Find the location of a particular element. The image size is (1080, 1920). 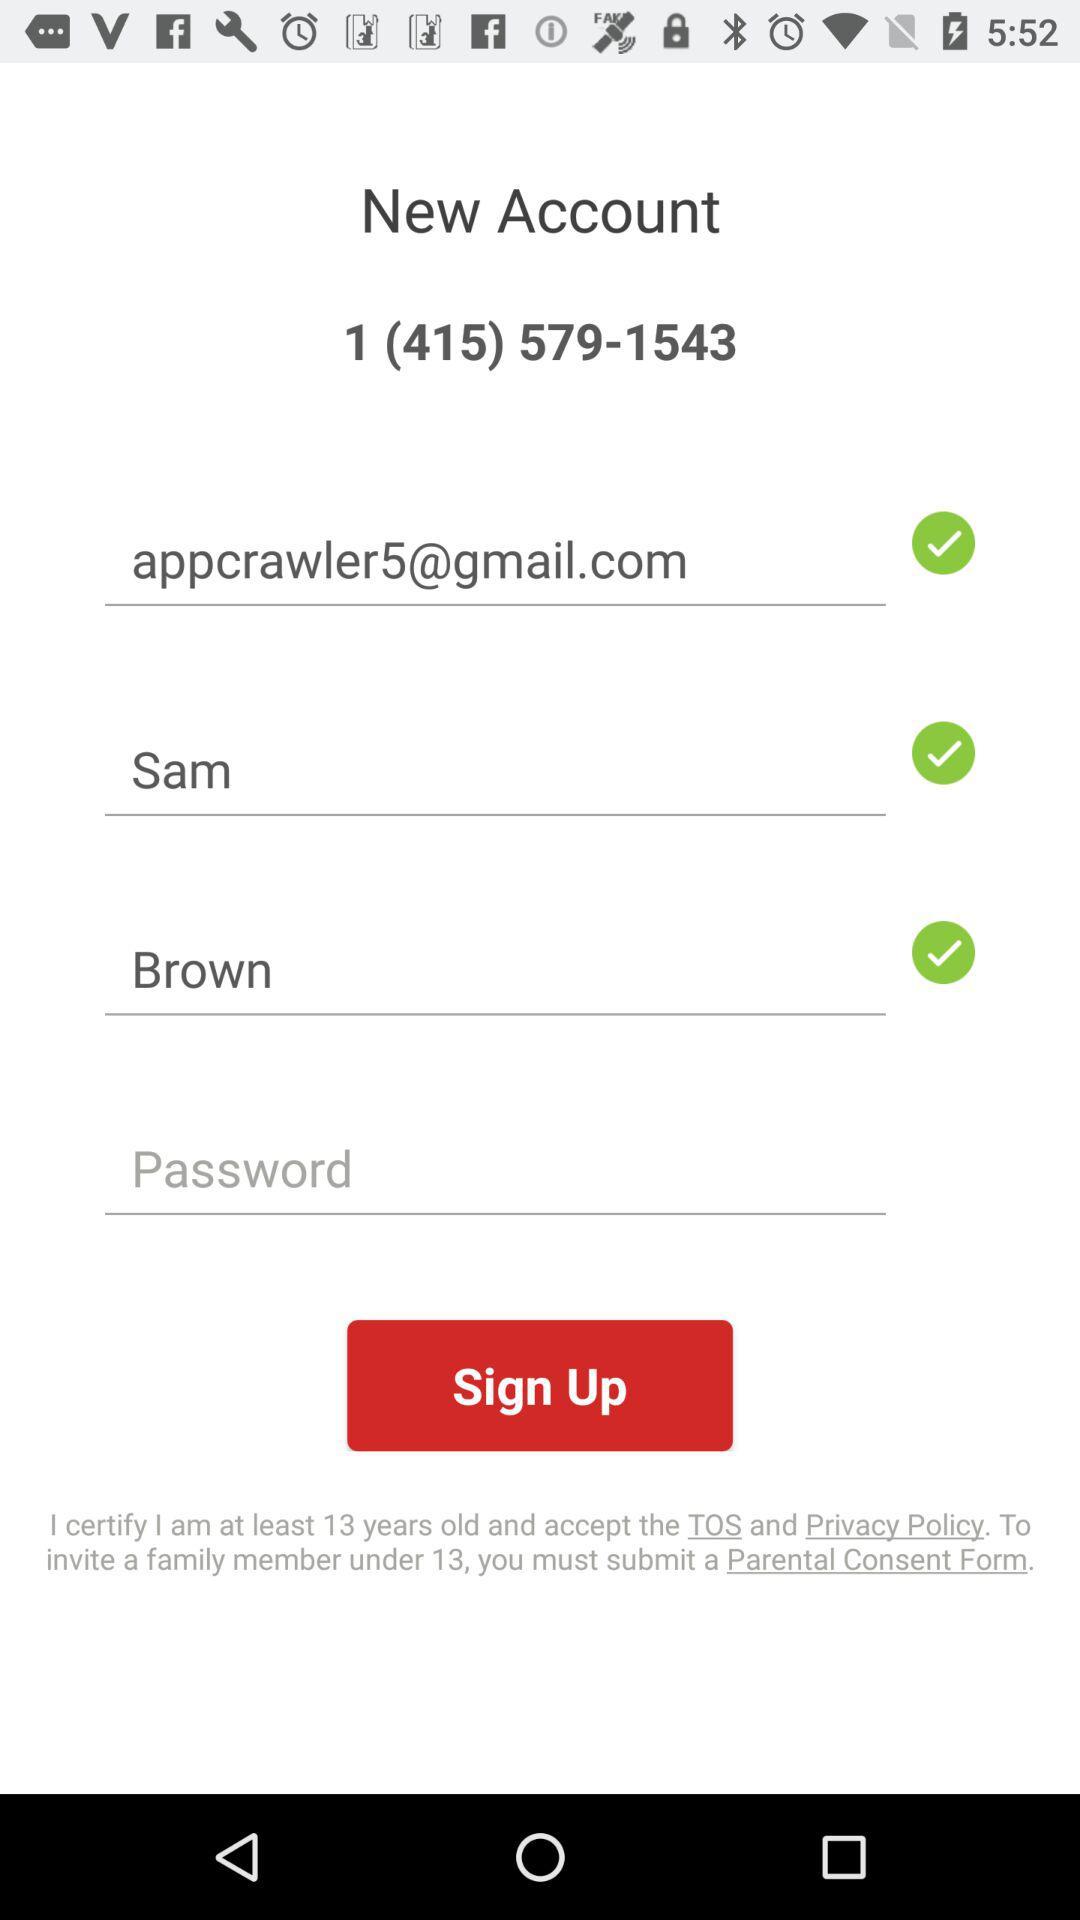

the sam icon is located at coordinates (495, 767).